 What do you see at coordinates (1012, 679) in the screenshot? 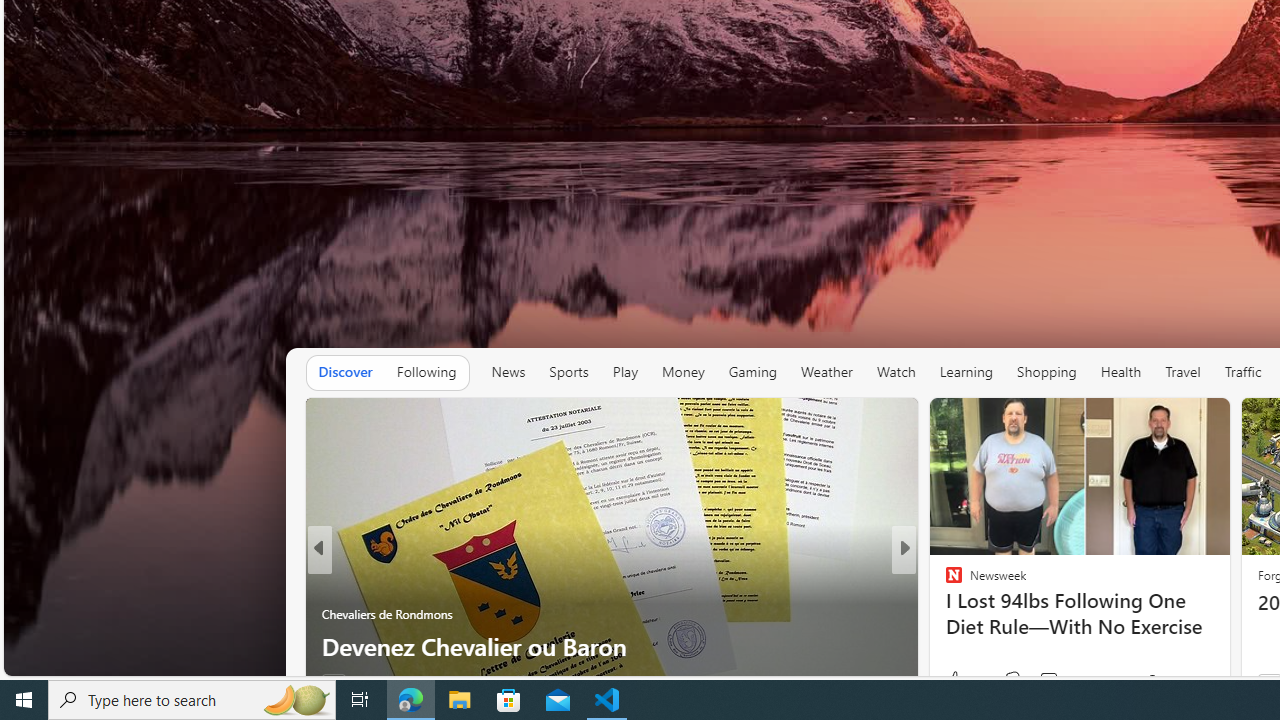
I see `'Dislike'` at bounding box center [1012, 679].